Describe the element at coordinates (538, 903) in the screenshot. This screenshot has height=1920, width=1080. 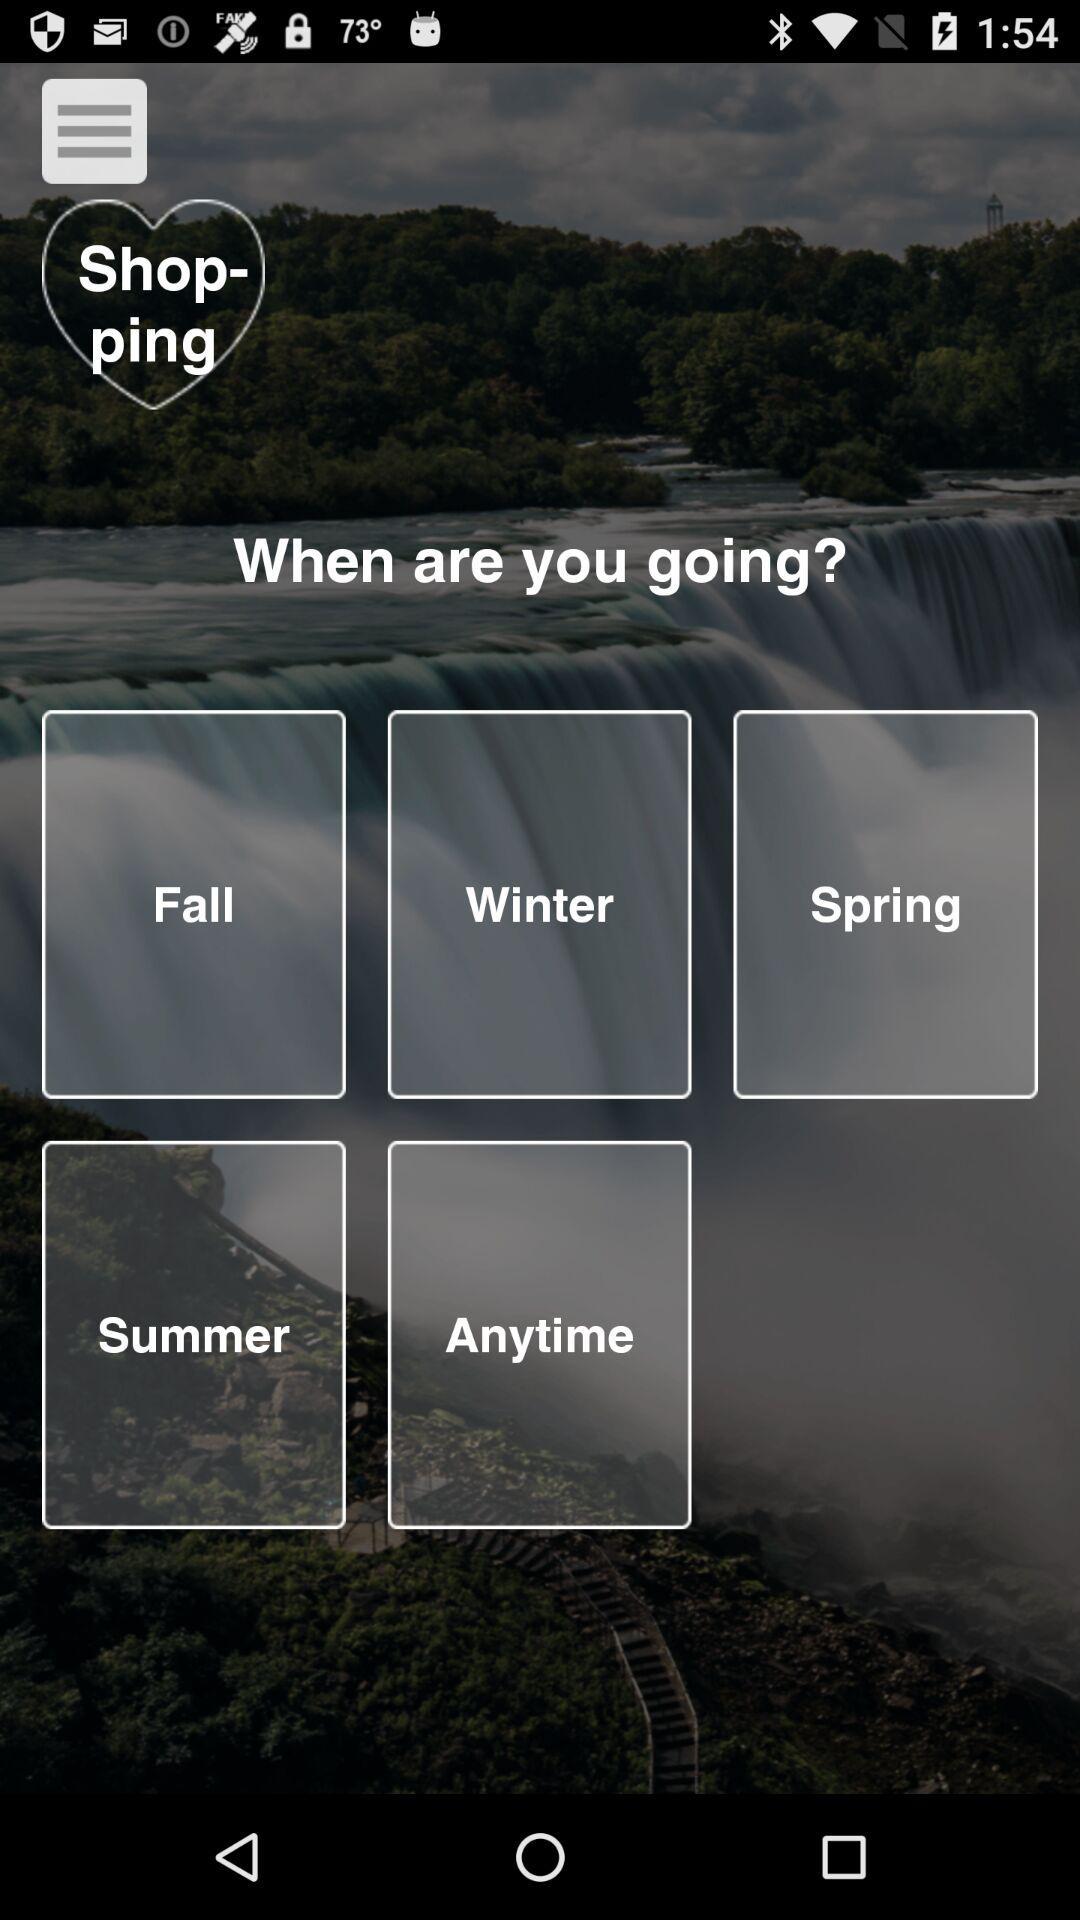
I see `menu page` at that location.